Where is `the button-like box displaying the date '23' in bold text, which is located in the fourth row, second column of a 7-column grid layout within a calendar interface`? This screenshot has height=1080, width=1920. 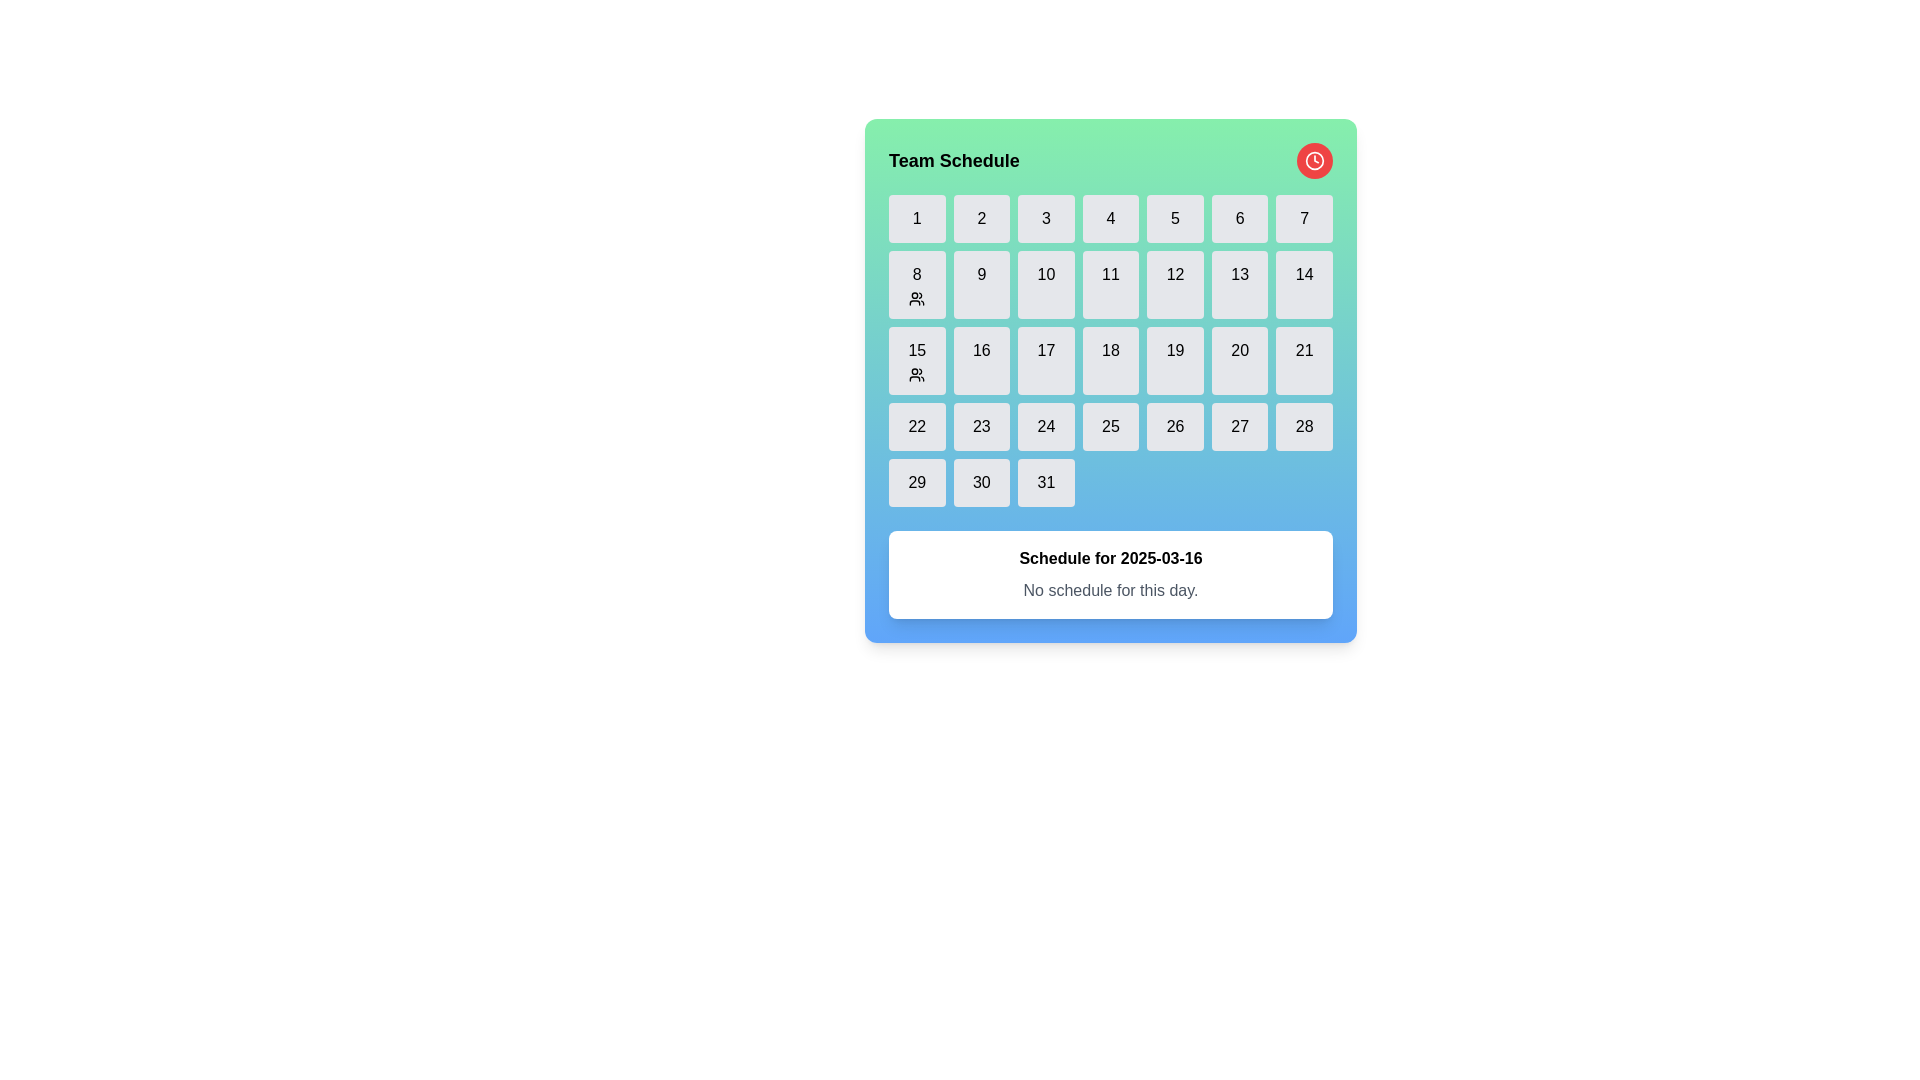
the button-like box displaying the date '23' in bold text, which is located in the fourth row, second column of a 7-column grid layout within a calendar interface is located at coordinates (981, 426).